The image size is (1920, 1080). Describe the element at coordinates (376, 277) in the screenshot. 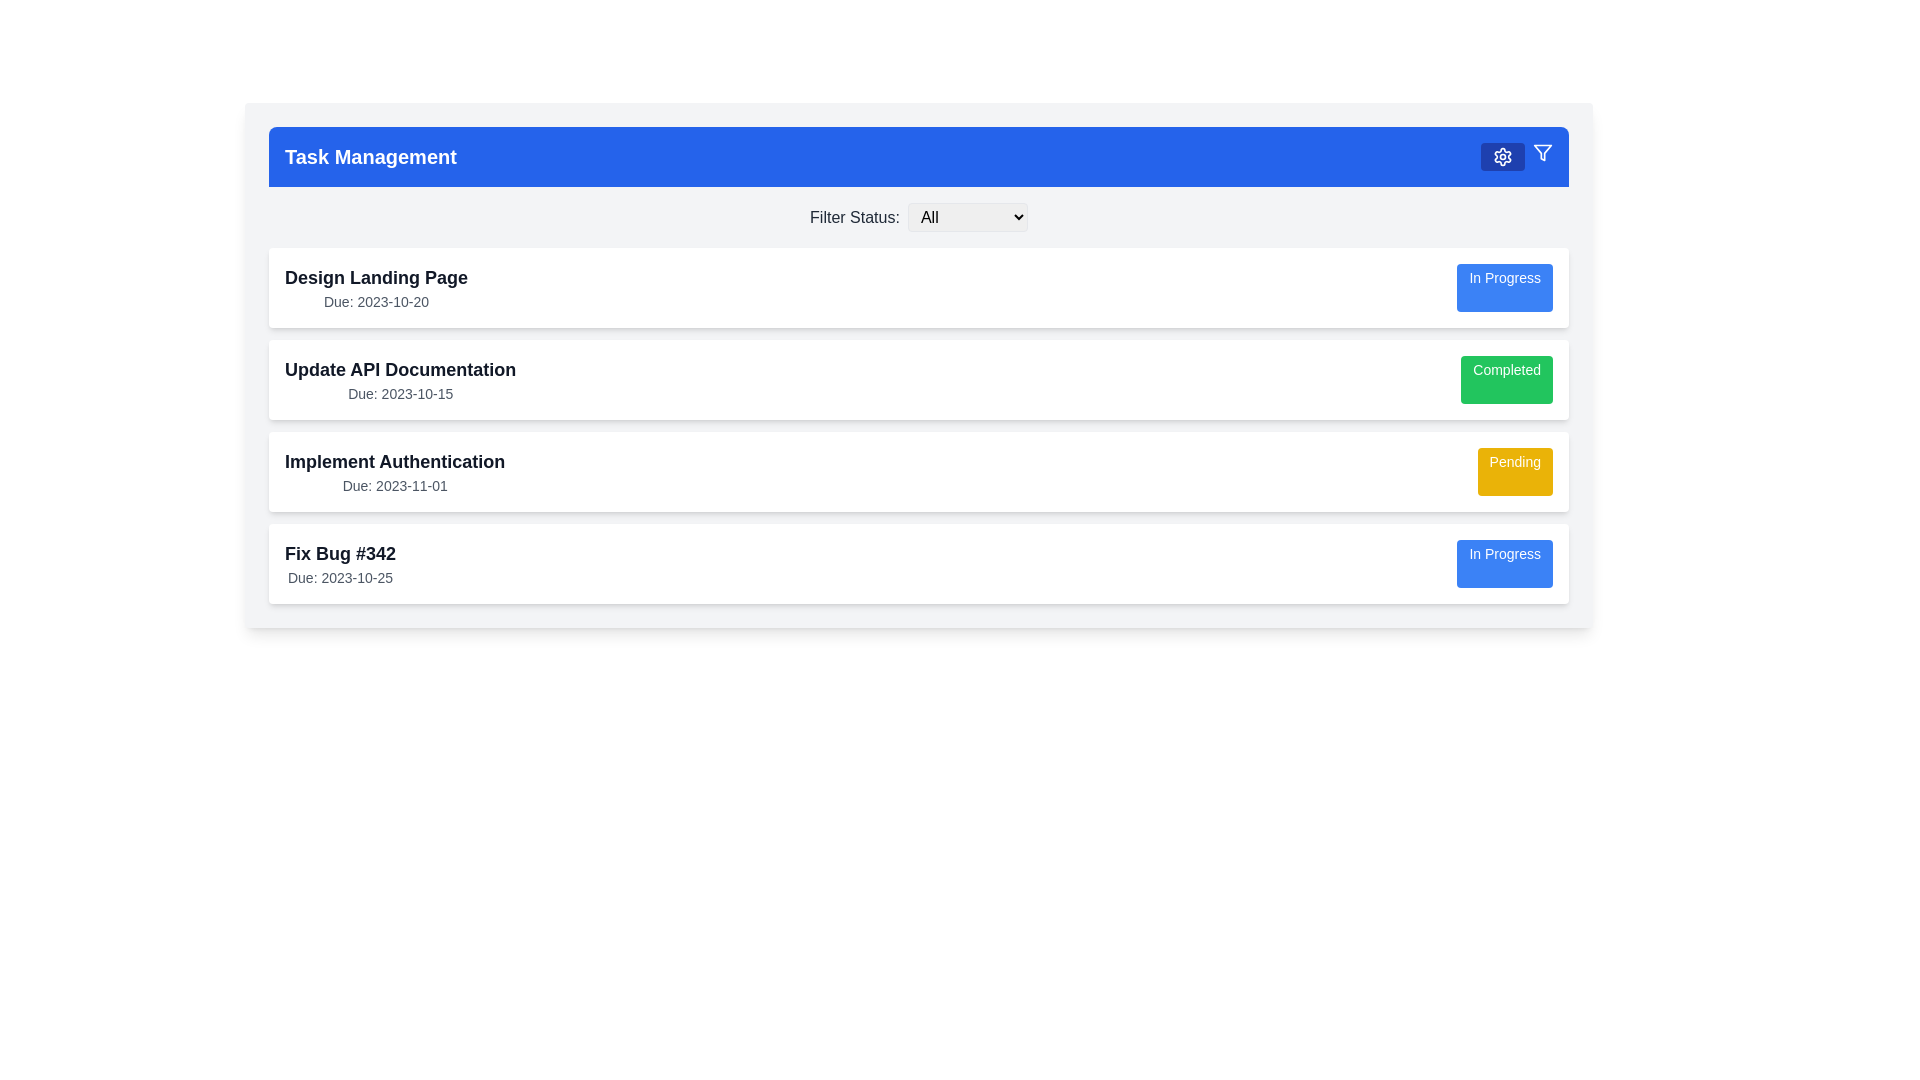

I see `text label displaying 'Design Landing Page' which is located at the top of the first task card in the list, above the due date text` at that location.